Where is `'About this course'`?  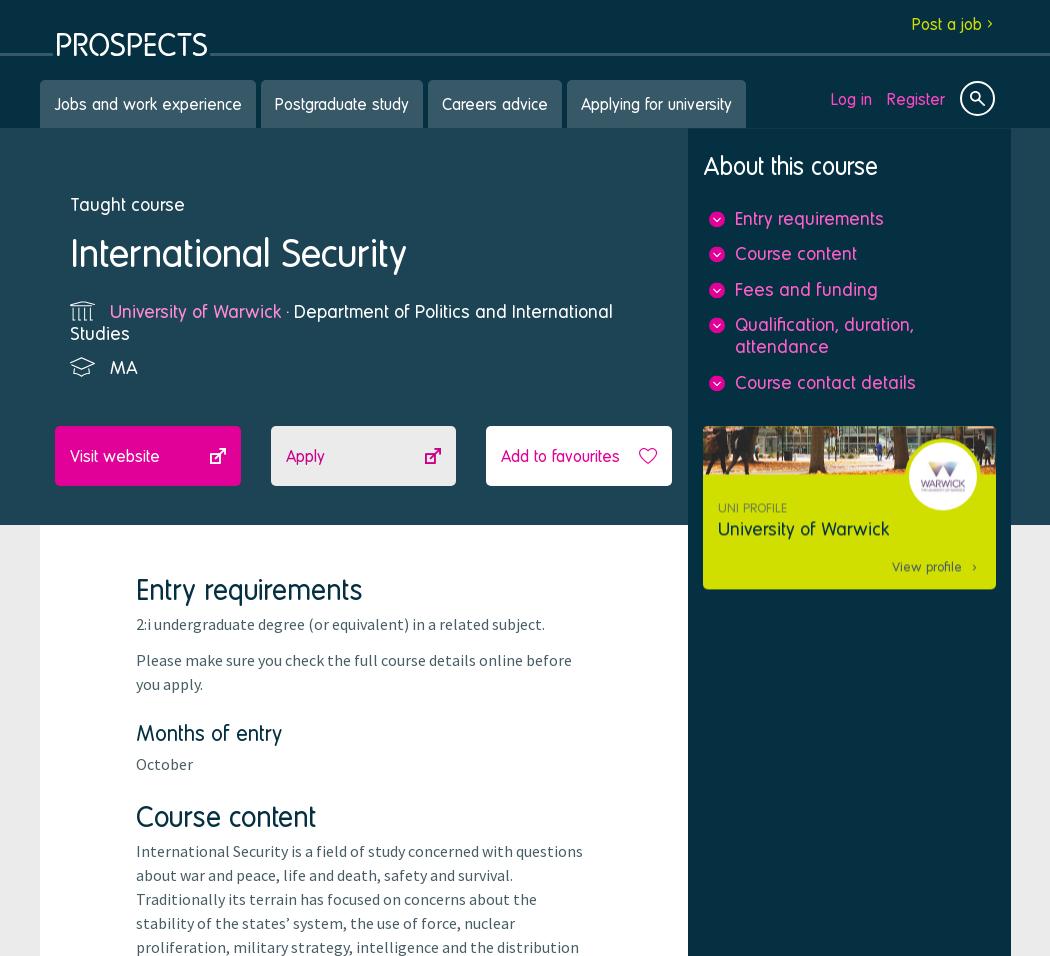
'About this course' is located at coordinates (702, 165).